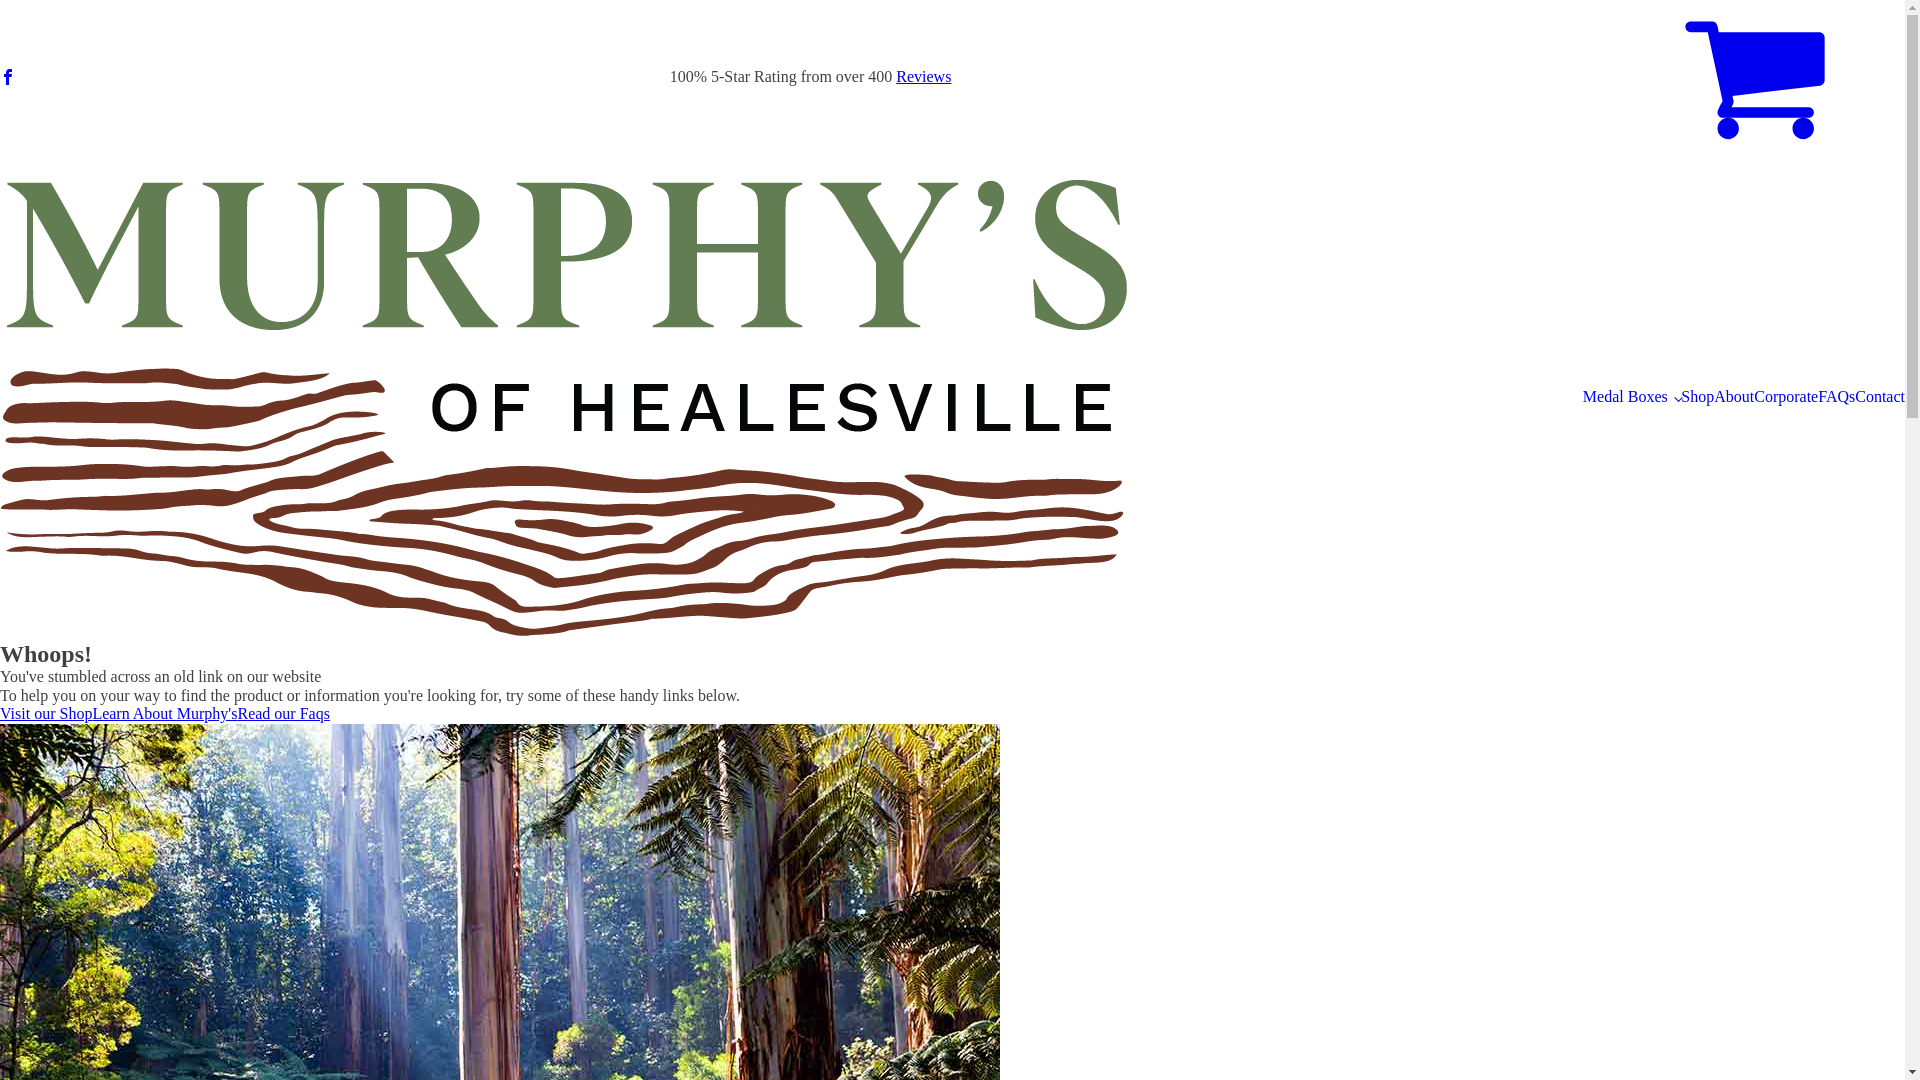 Image resolution: width=1920 pixels, height=1080 pixels. I want to click on 'FAQs', so click(1836, 397).